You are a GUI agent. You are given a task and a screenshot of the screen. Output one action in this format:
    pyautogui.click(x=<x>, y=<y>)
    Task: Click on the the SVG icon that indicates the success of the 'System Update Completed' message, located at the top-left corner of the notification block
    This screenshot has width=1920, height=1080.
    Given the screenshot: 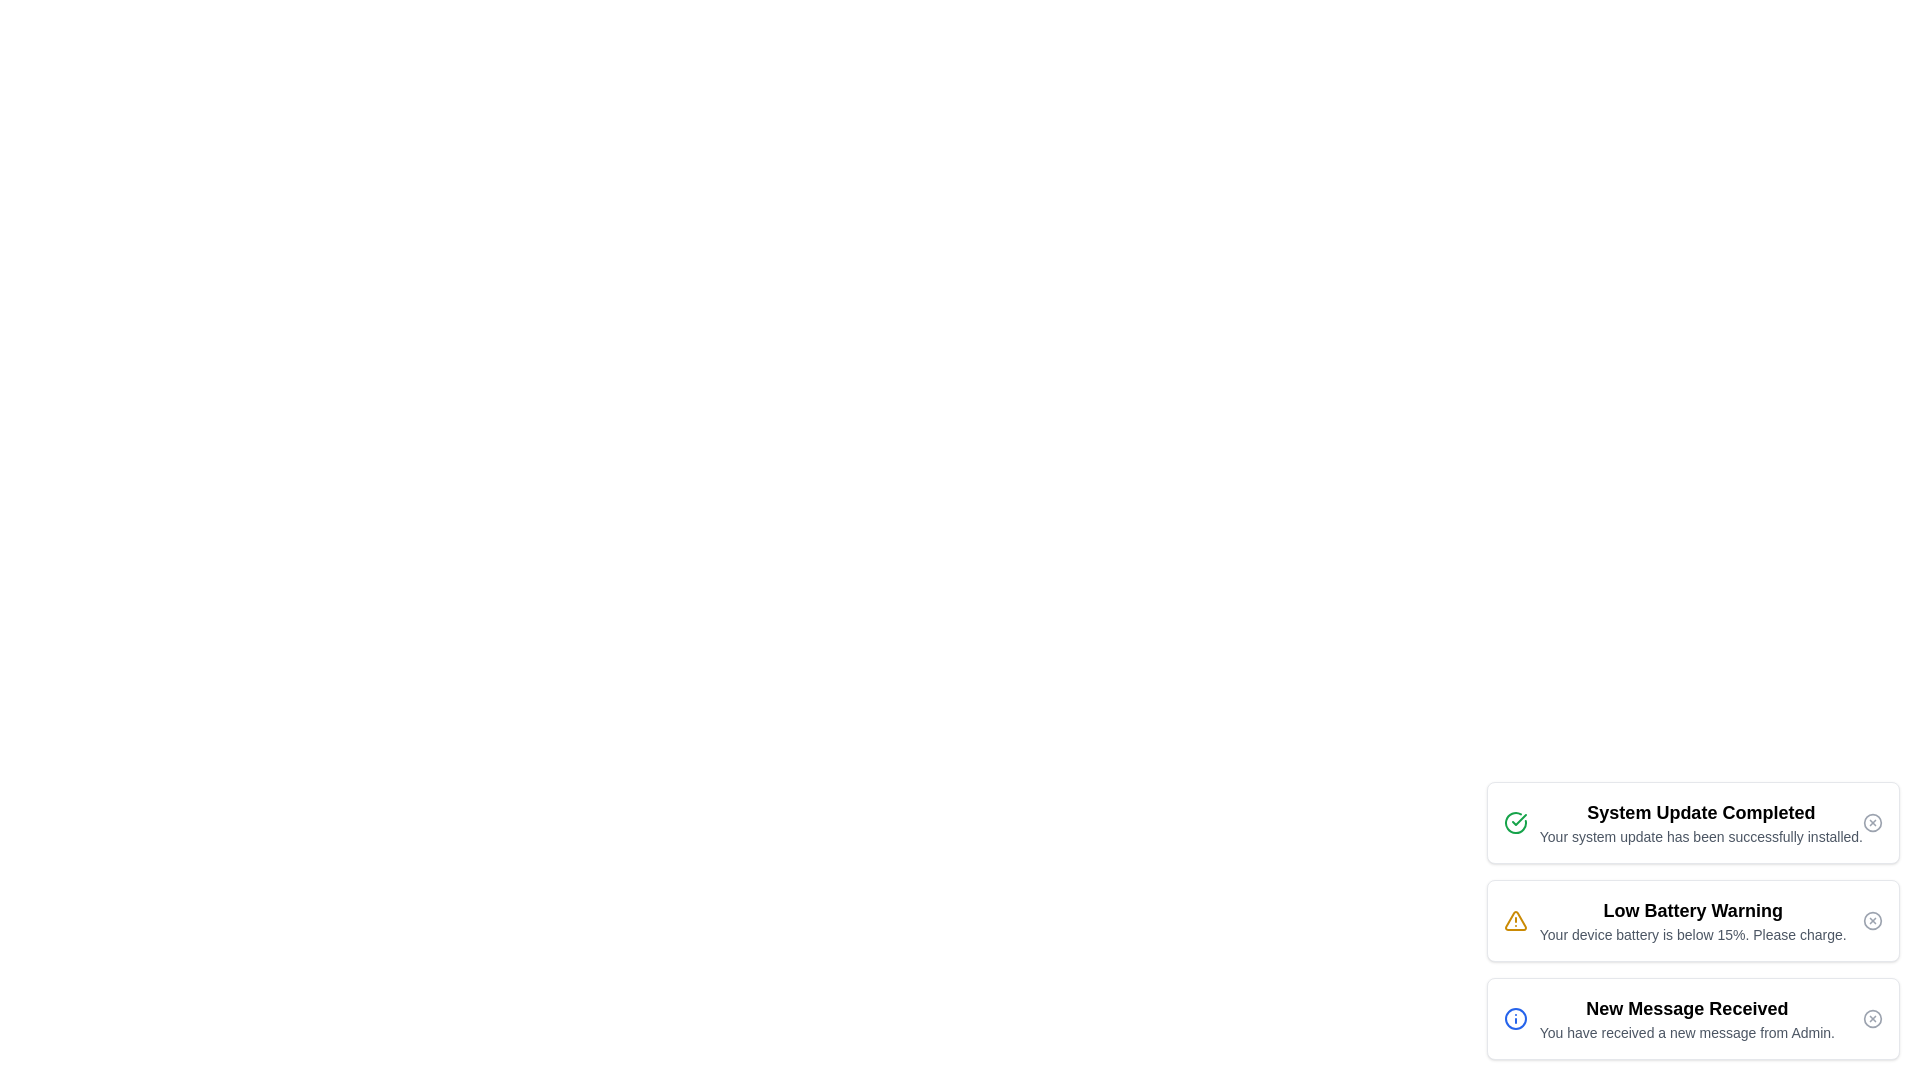 What is the action you would take?
    pyautogui.click(x=1515, y=822)
    